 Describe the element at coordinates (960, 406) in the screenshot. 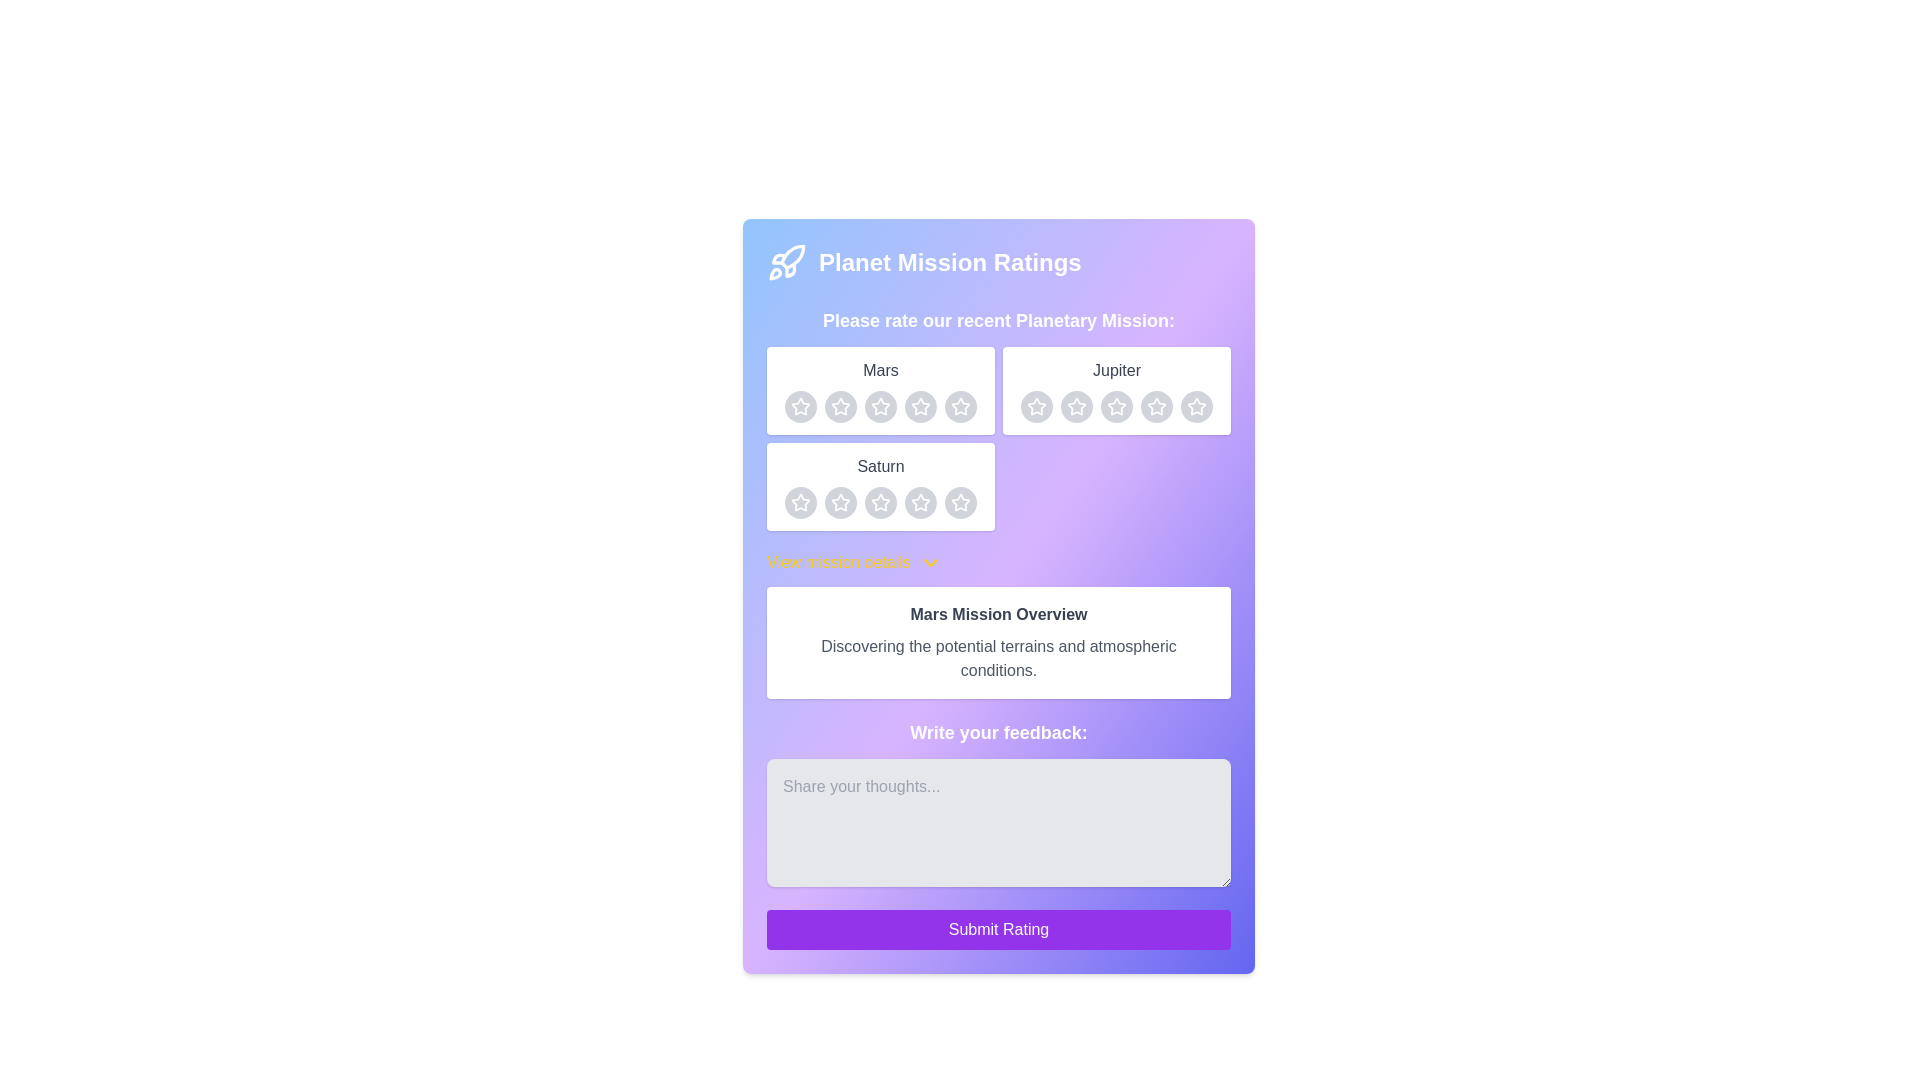

I see `the fourth star icon in the star rating section under the 'Mars' label` at that location.